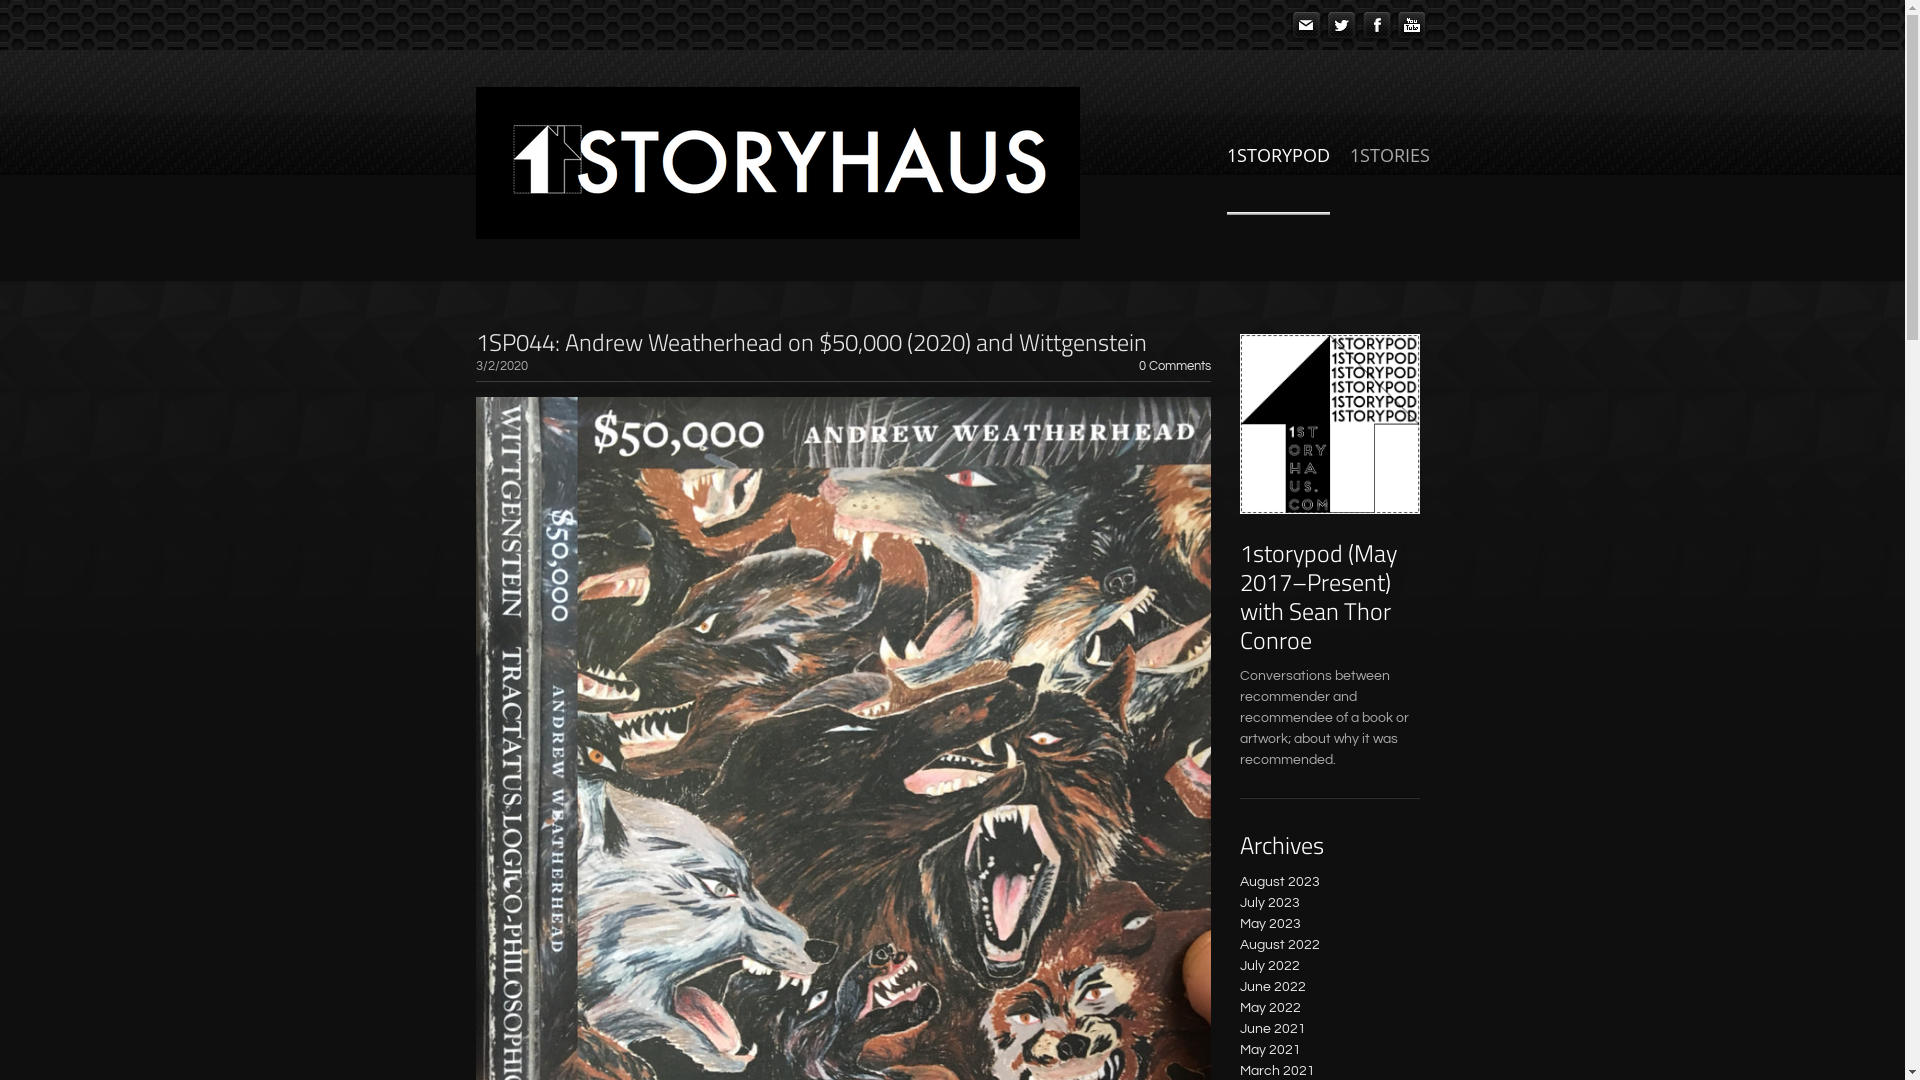 Image resolution: width=1920 pixels, height=1080 pixels. Describe the element at coordinates (1269, 902) in the screenshot. I see `'July 2023'` at that location.